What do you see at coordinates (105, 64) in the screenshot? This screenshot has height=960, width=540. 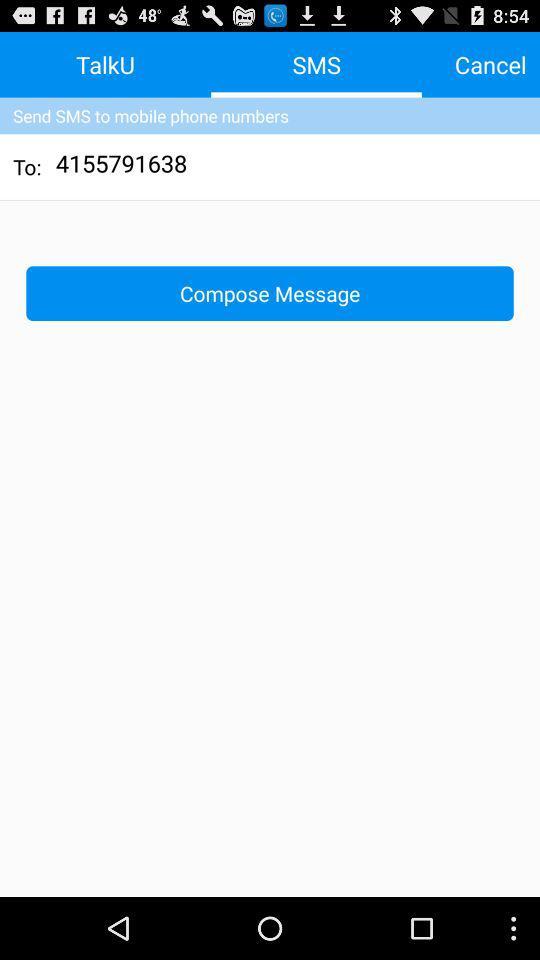 I see `app above send sms to icon` at bounding box center [105, 64].